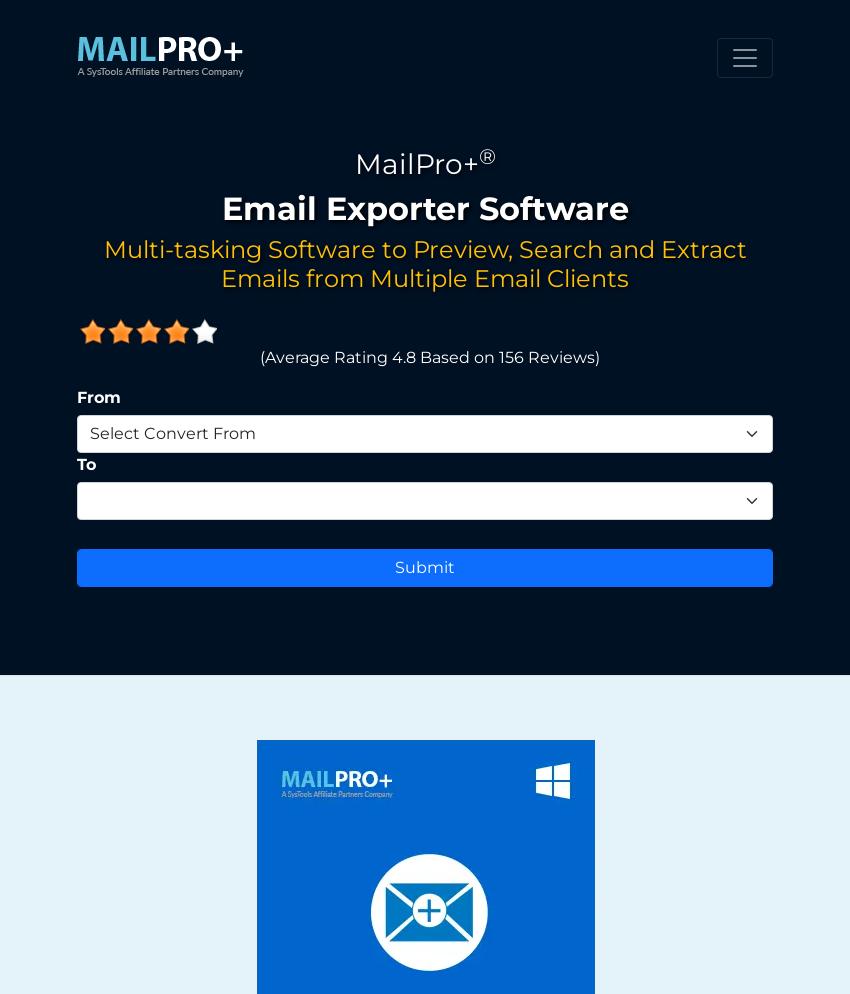  Describe the element at coordinates (234, 672) in the screenshot. I see `'Expert Reviews'` at that location.